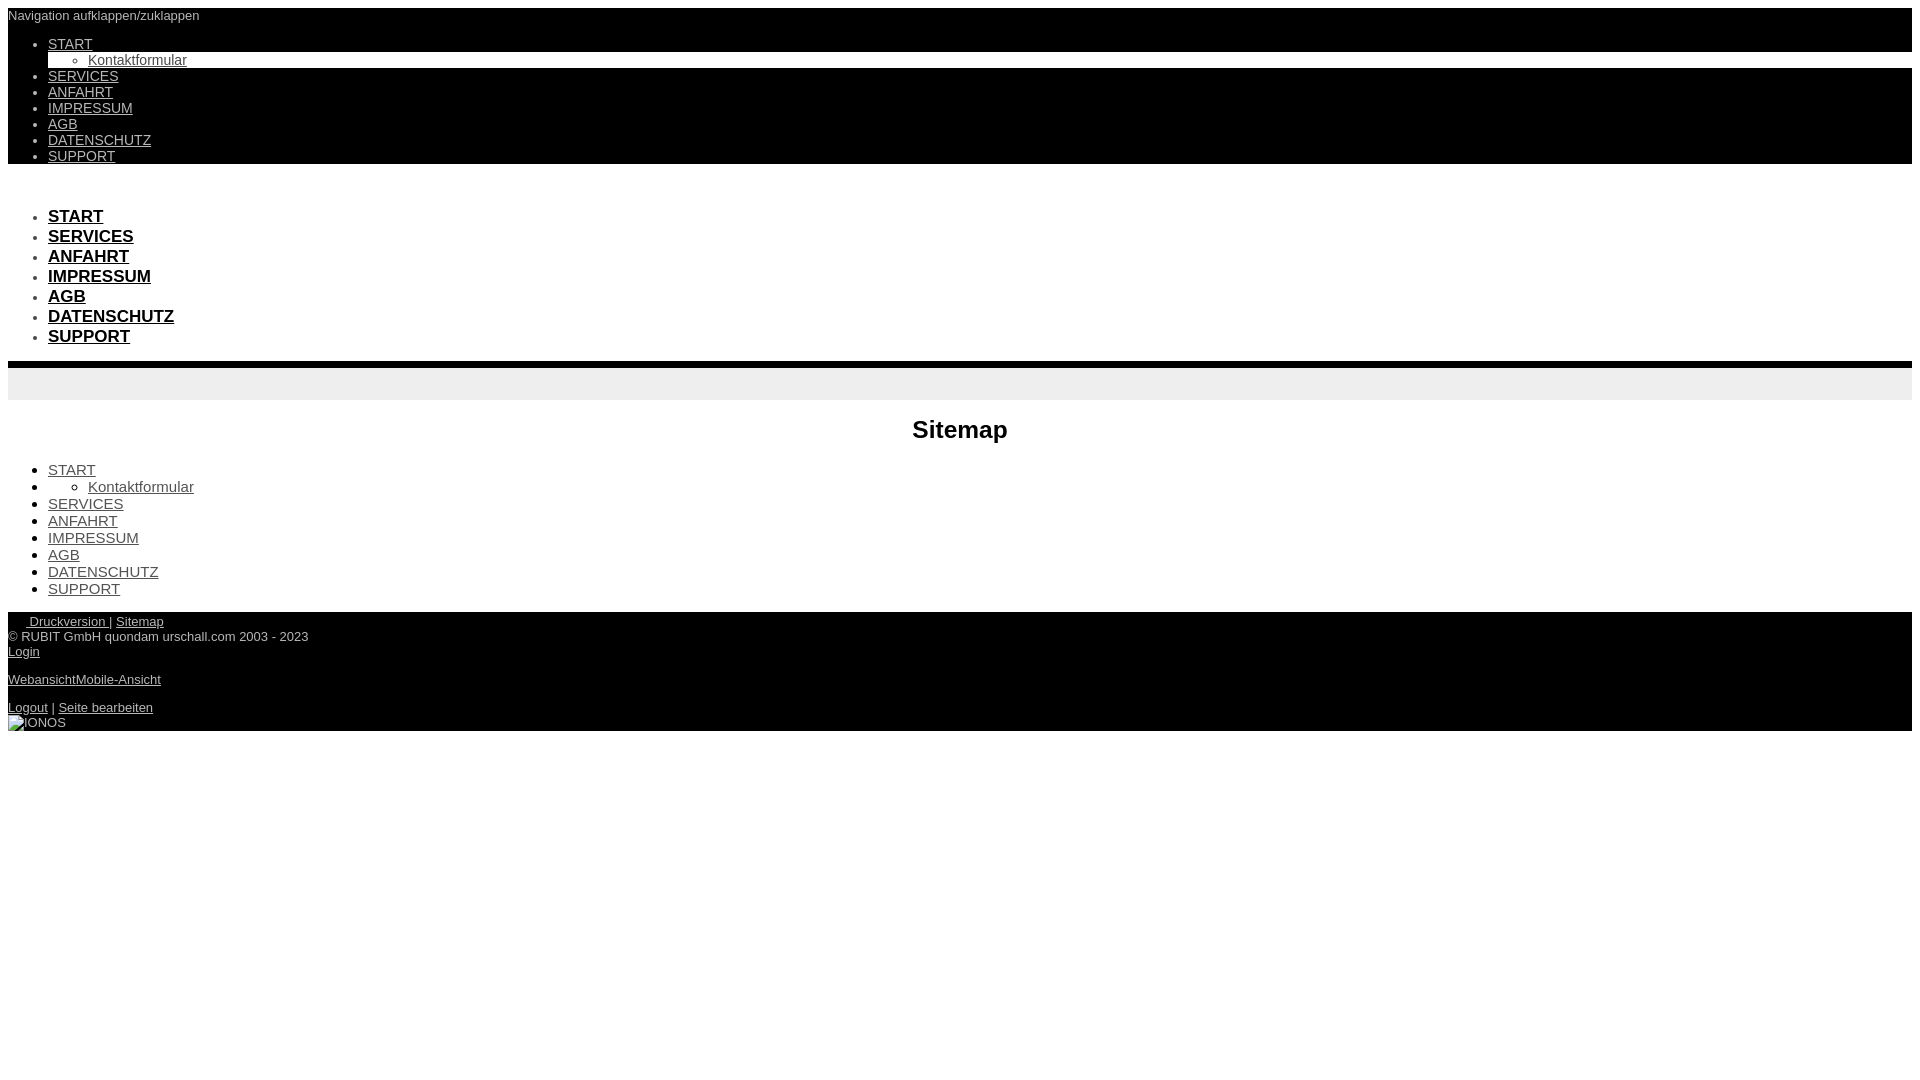  Describe the element at coordinates (138, 620) in the screenshot. I see `'Sitemap'` at that location.